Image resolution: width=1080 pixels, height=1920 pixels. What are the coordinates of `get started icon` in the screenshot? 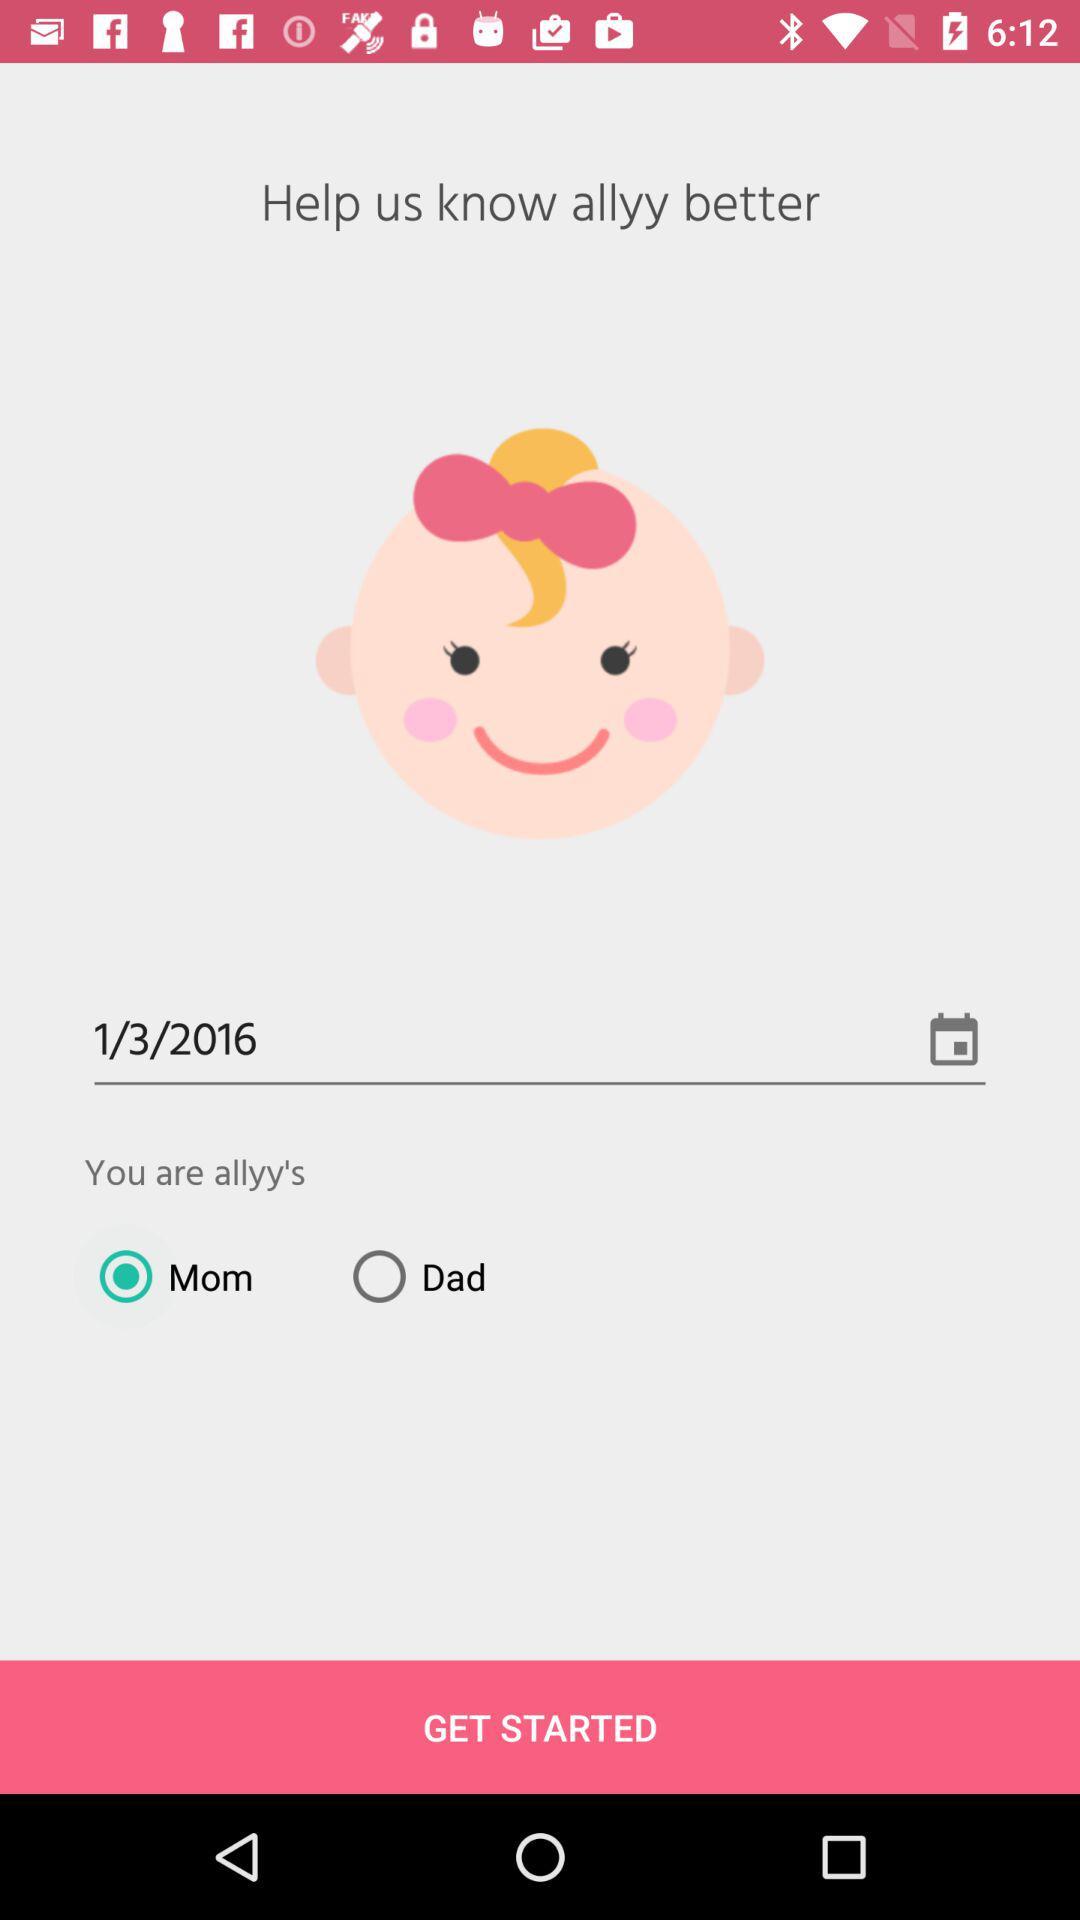 It's located at (540, 1726).